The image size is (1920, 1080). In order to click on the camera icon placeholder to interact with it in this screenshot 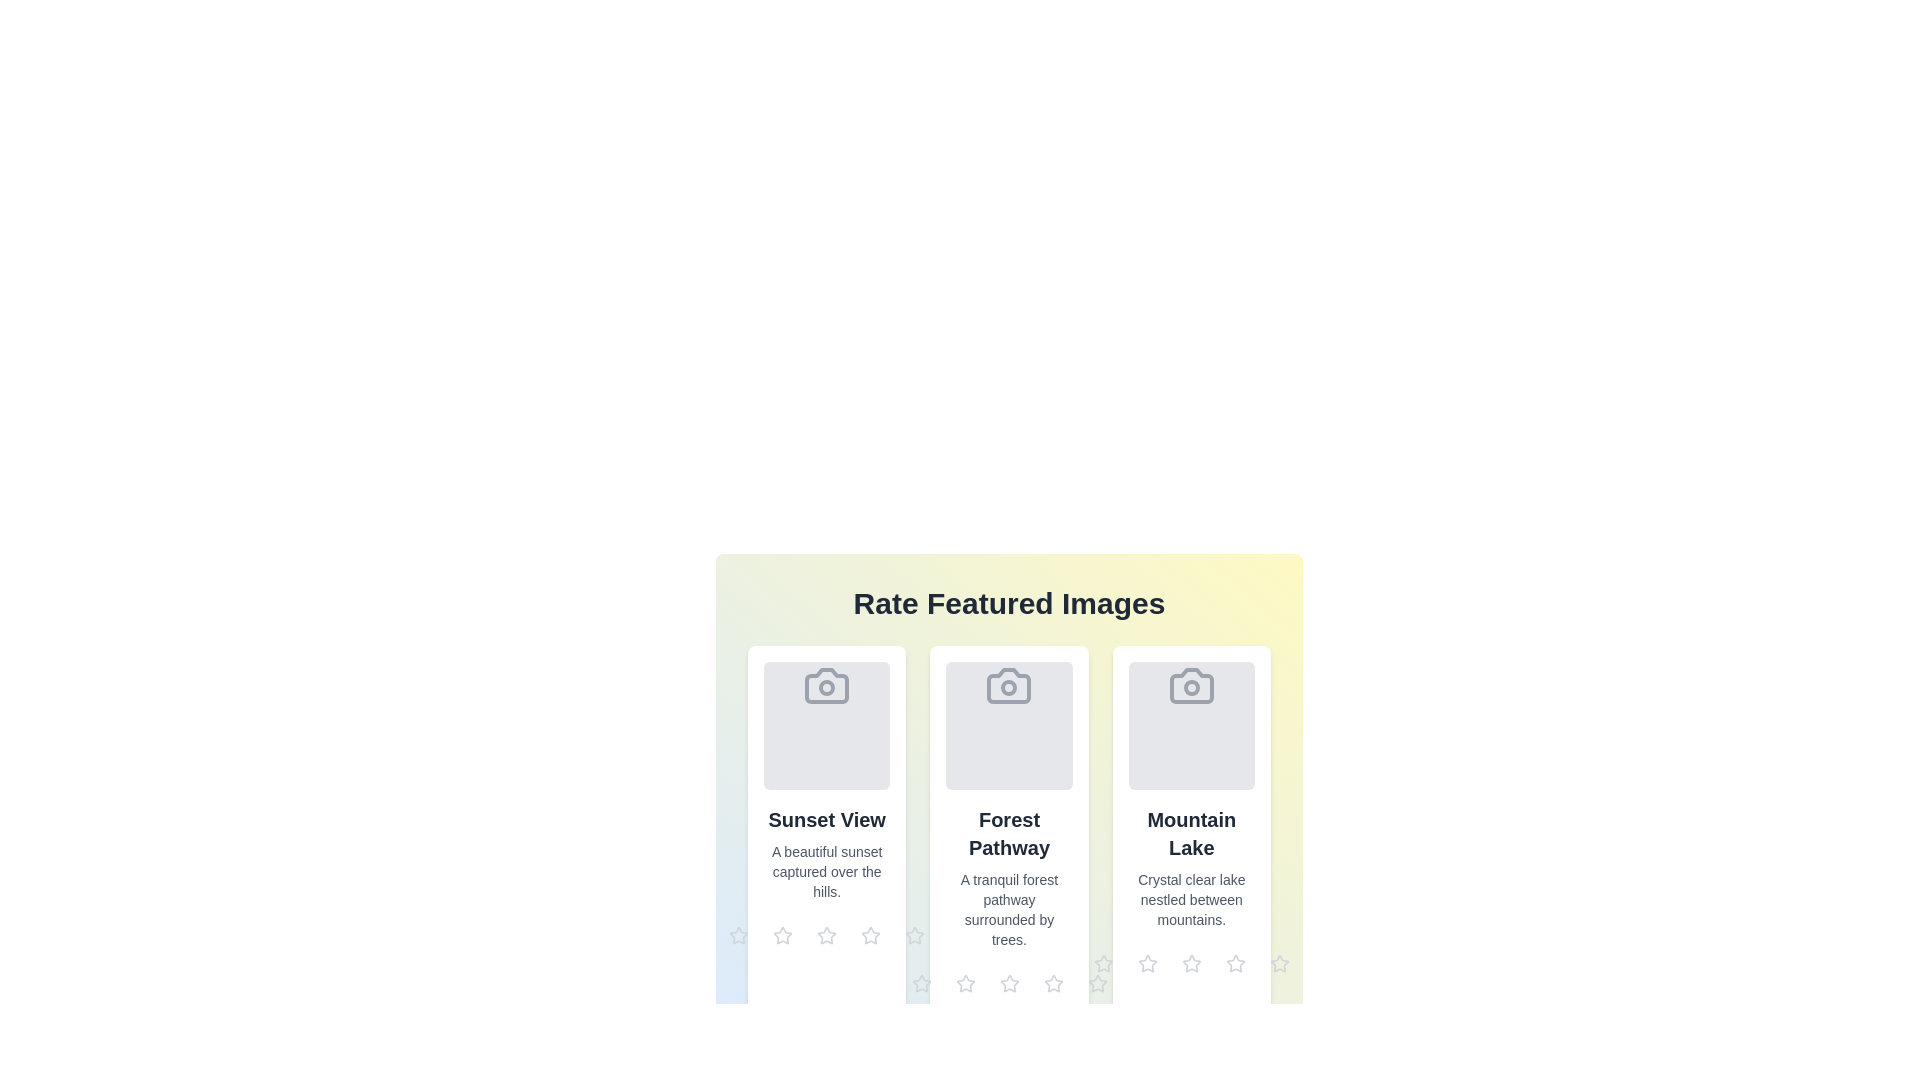, I will do `click(826, 685)`.